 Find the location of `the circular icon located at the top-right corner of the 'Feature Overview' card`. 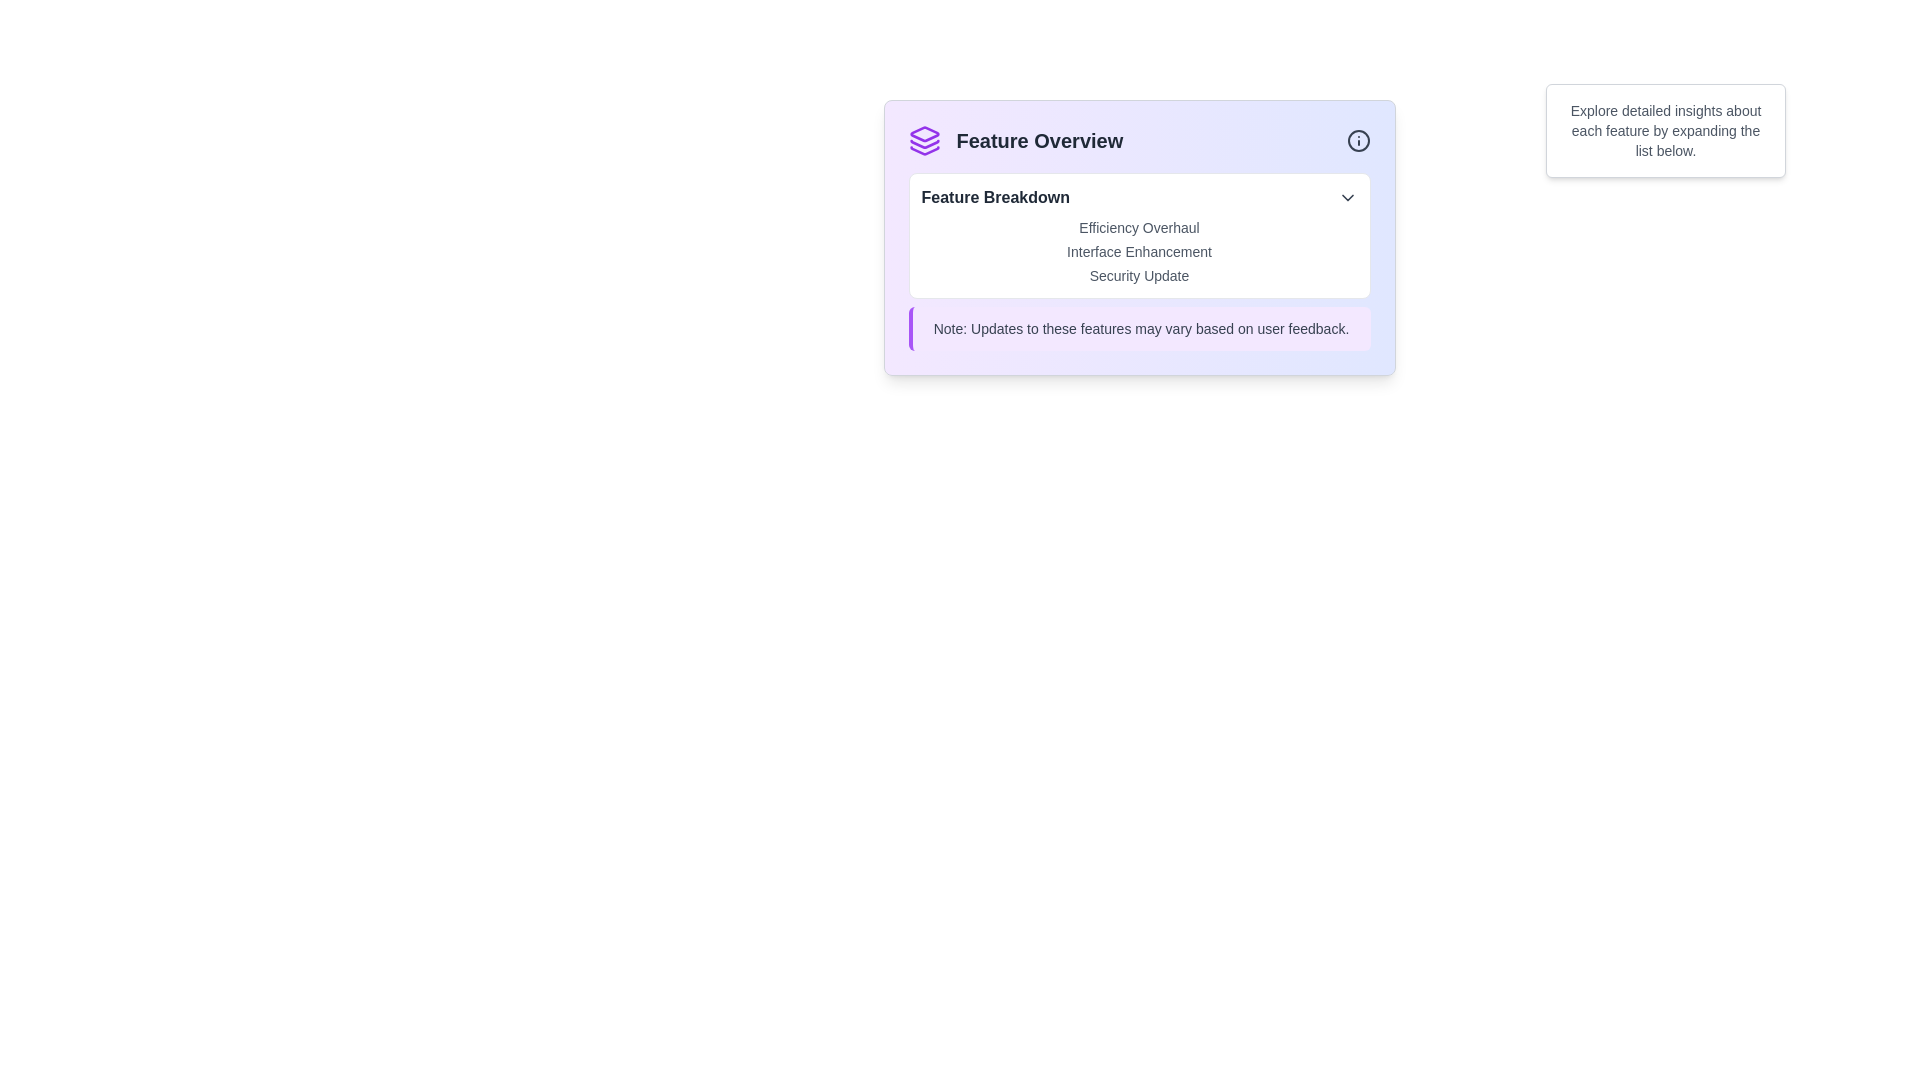

the circular icon located at the top-right corner of the 'Feature Overview' card is located at coordinates (1358, 140).